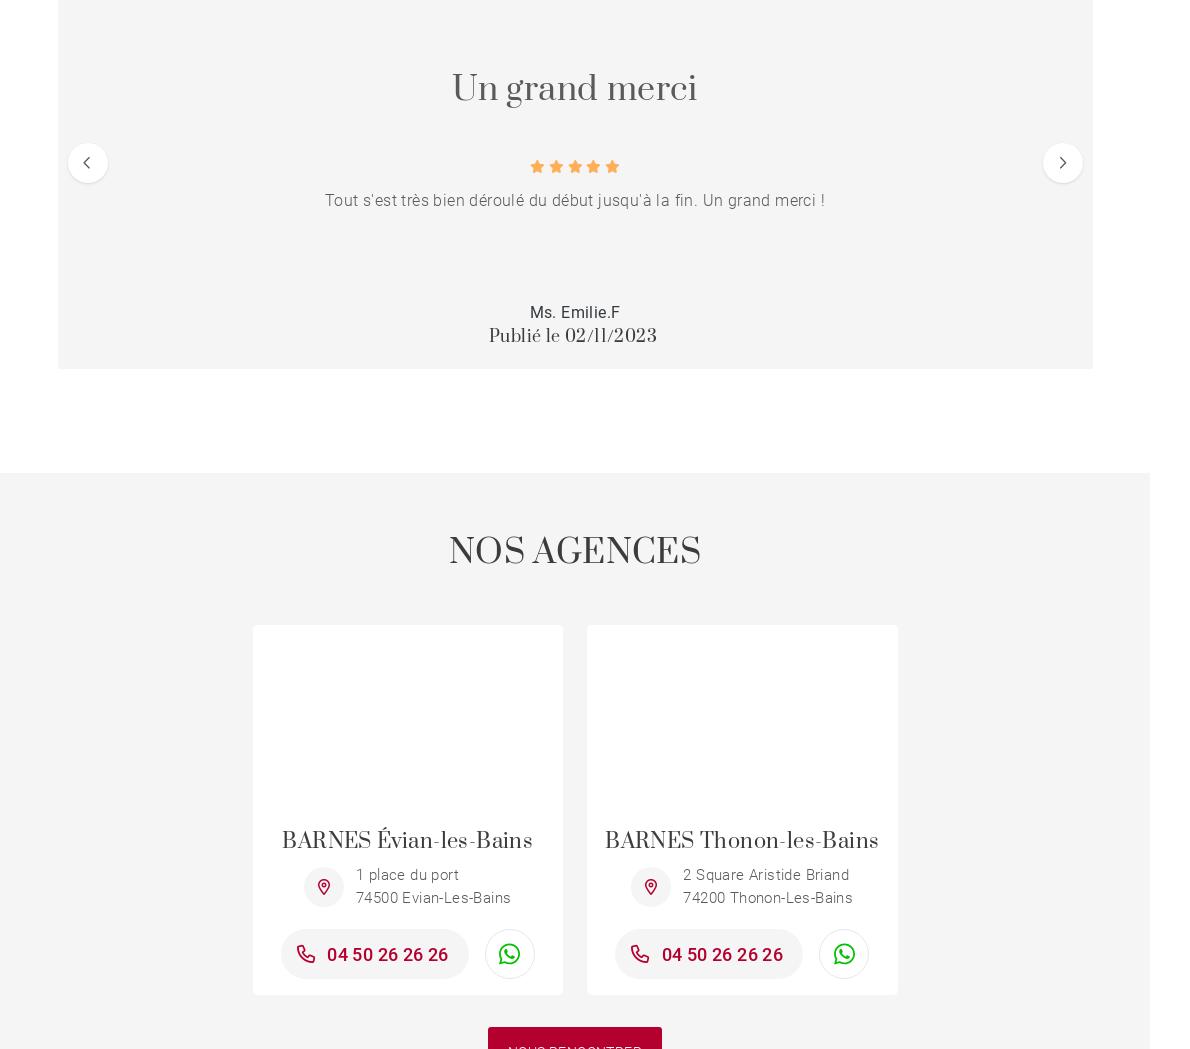 The image size is (1190, 1049). What do you see at coordinates (574, 311) in the screenshot?
I see `'Ms. Emilie.F'` at bounding box center [574, 311].